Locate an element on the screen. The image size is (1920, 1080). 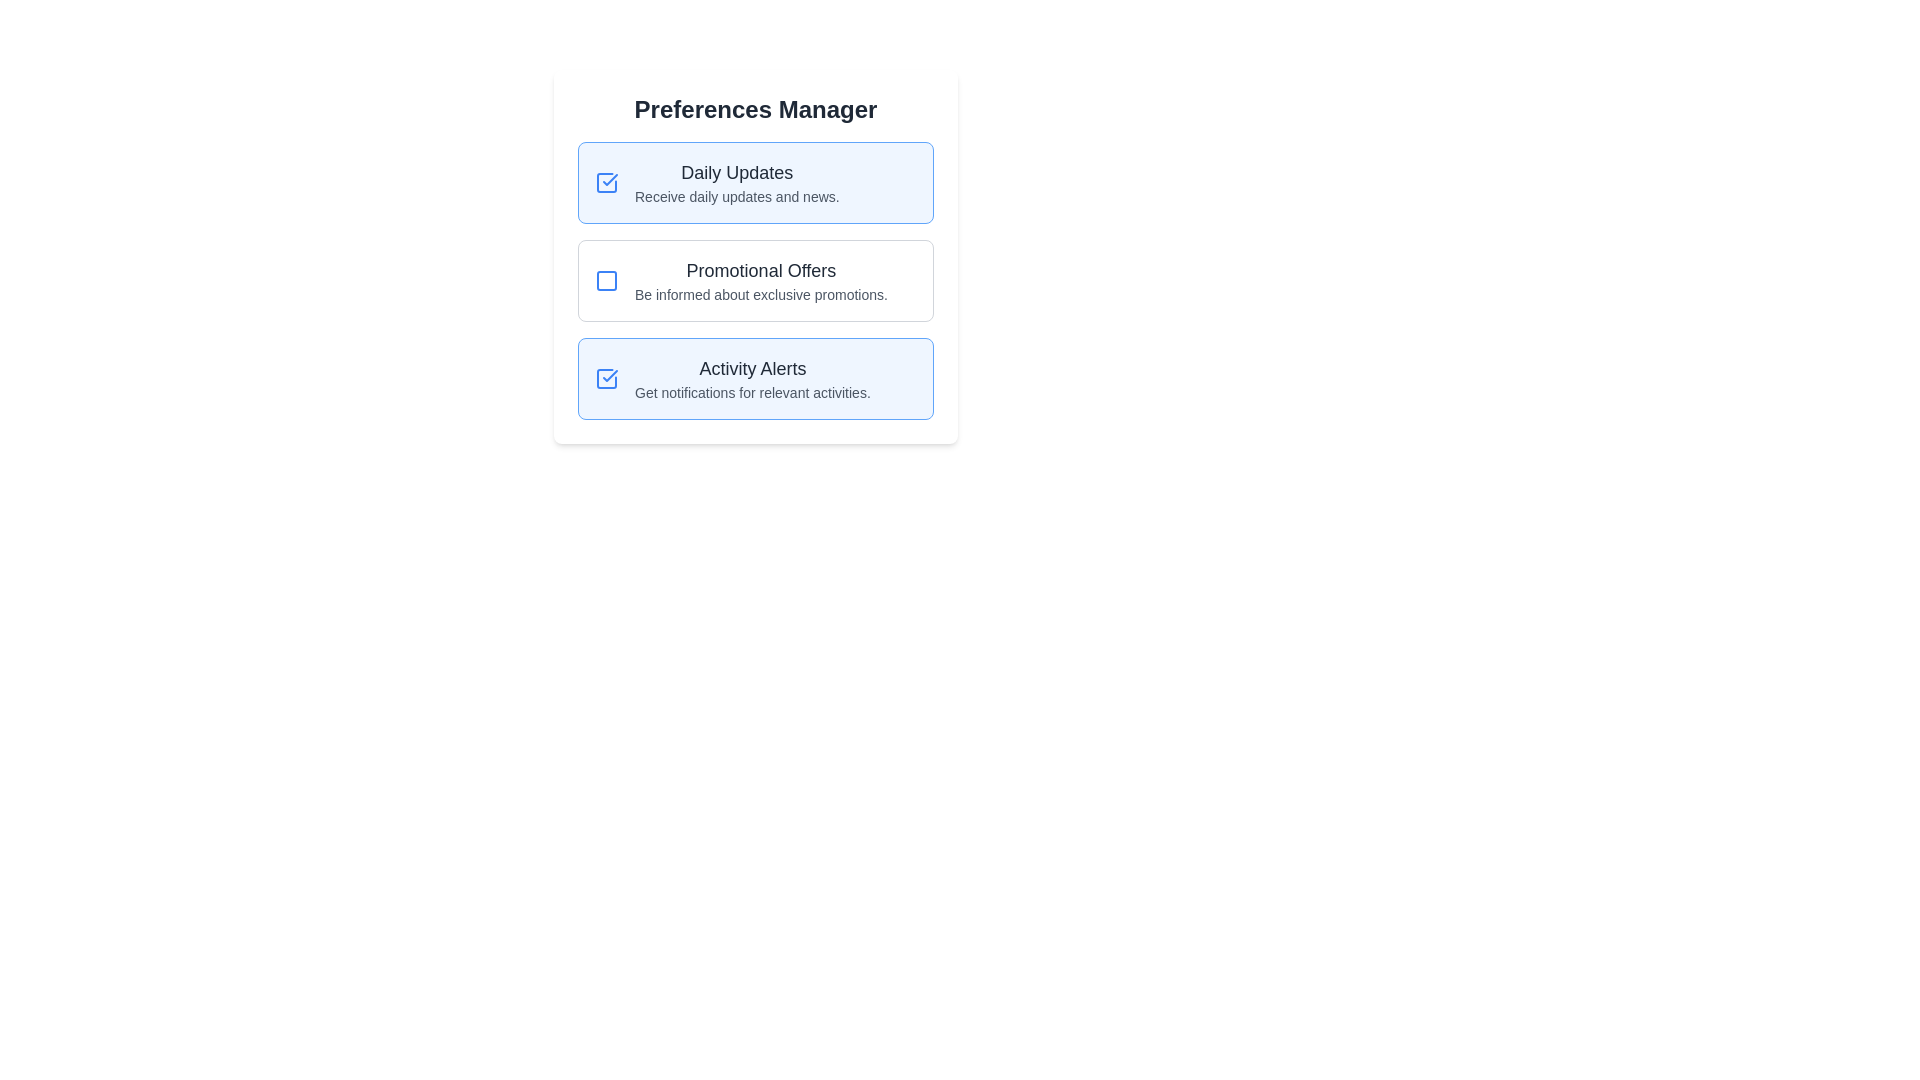
the 'Preferences Manager' text header, which is a bold, large font label displayed at the top of a section with a light background is located at coordinates (754, 110).